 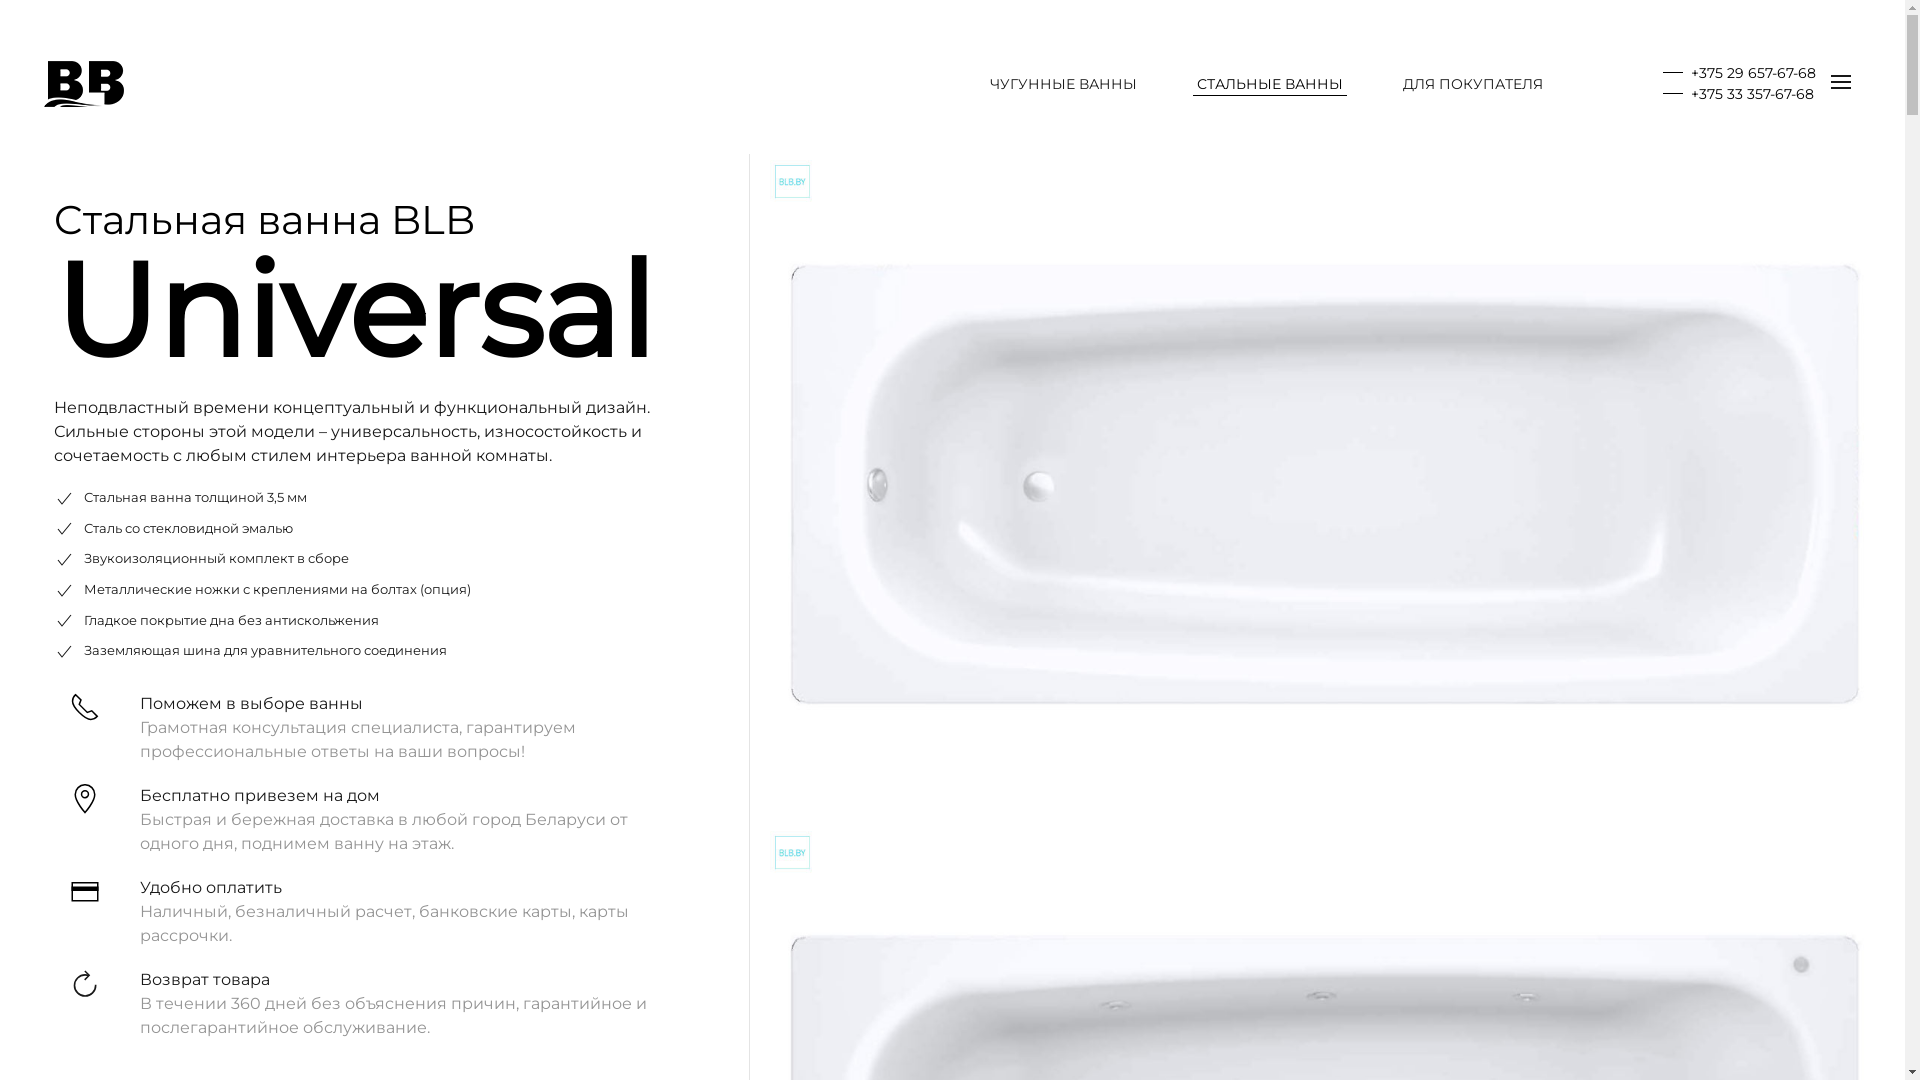 What do you see at coordinates (1738, 72) in the screenshot?
I see `'+375 29 657-67-68'` at bounding box center [1738, 72].